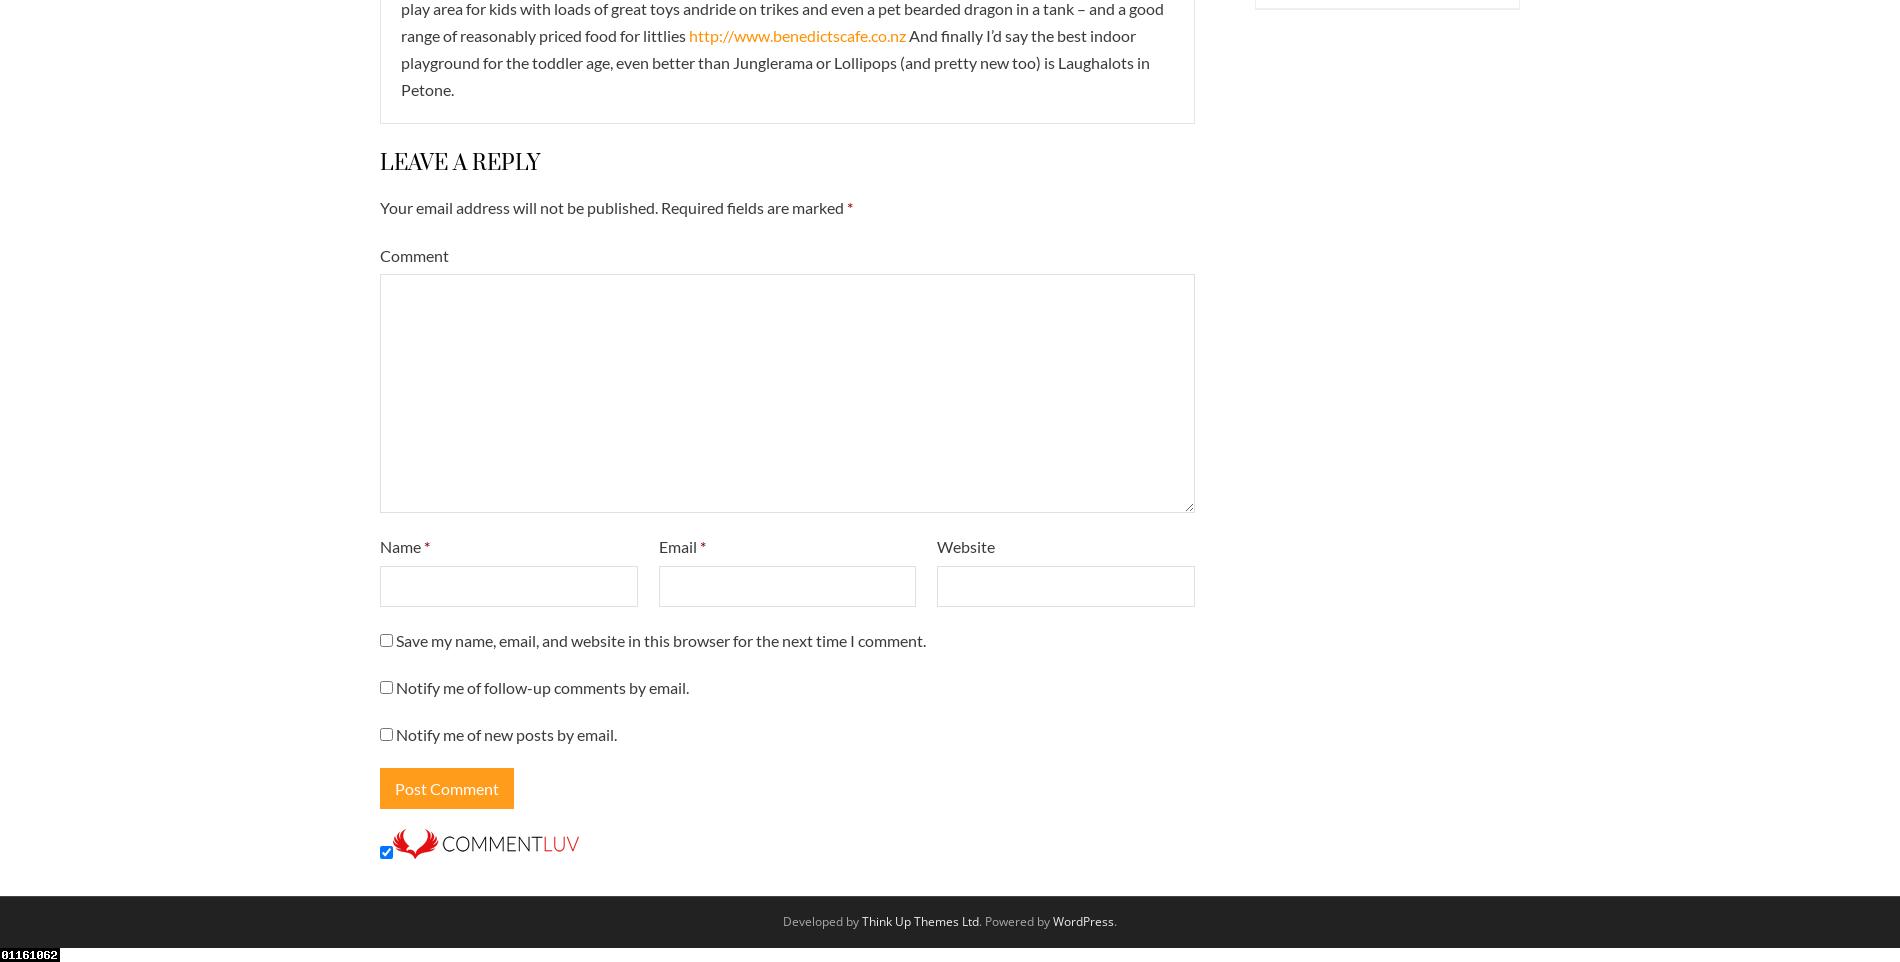 The width and height of the screenshot is (1900, 962). I want to click on 'Website', so click(965, 546).